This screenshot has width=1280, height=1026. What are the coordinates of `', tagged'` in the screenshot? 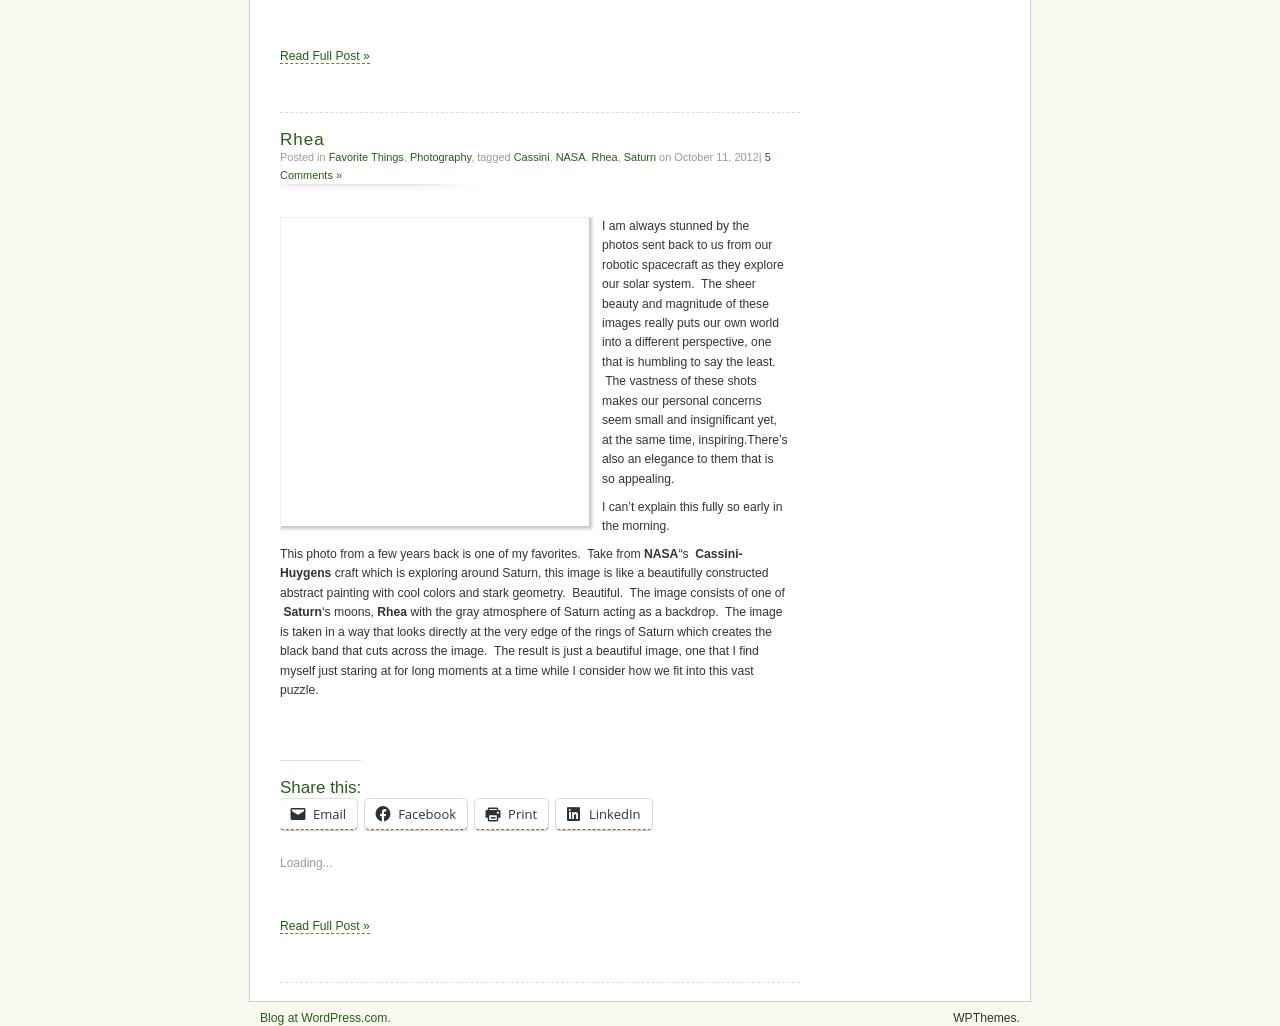 It's located at (492, 612).